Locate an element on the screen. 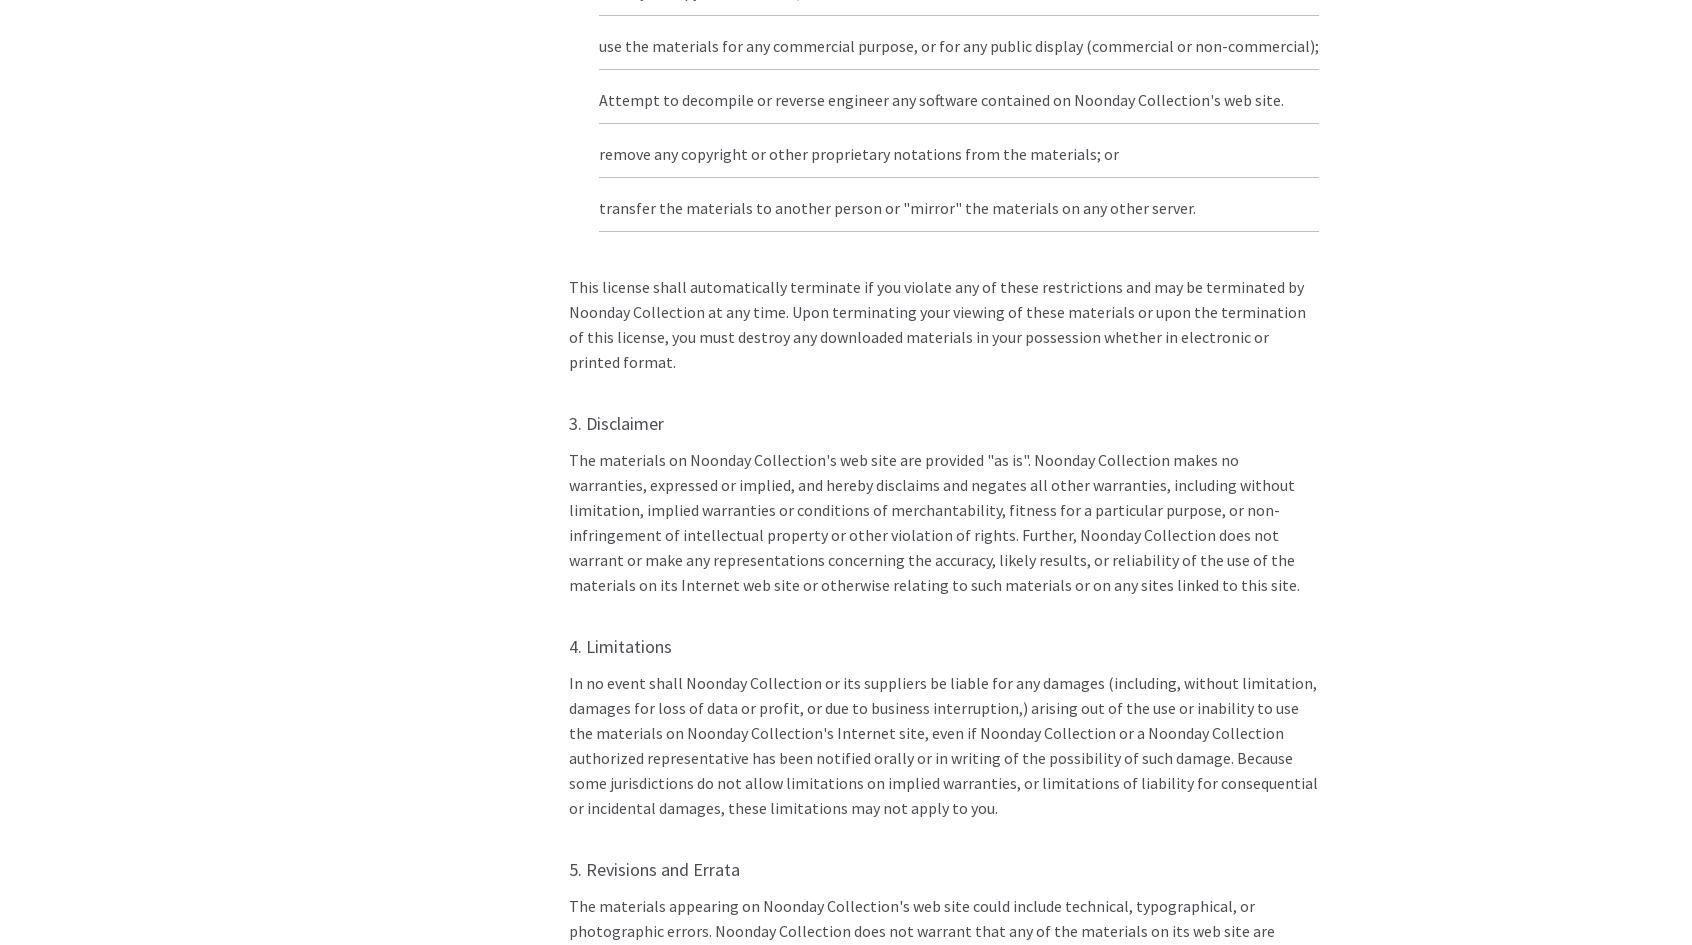  '3. Disclaimer' is located at coordinates (567, 423).